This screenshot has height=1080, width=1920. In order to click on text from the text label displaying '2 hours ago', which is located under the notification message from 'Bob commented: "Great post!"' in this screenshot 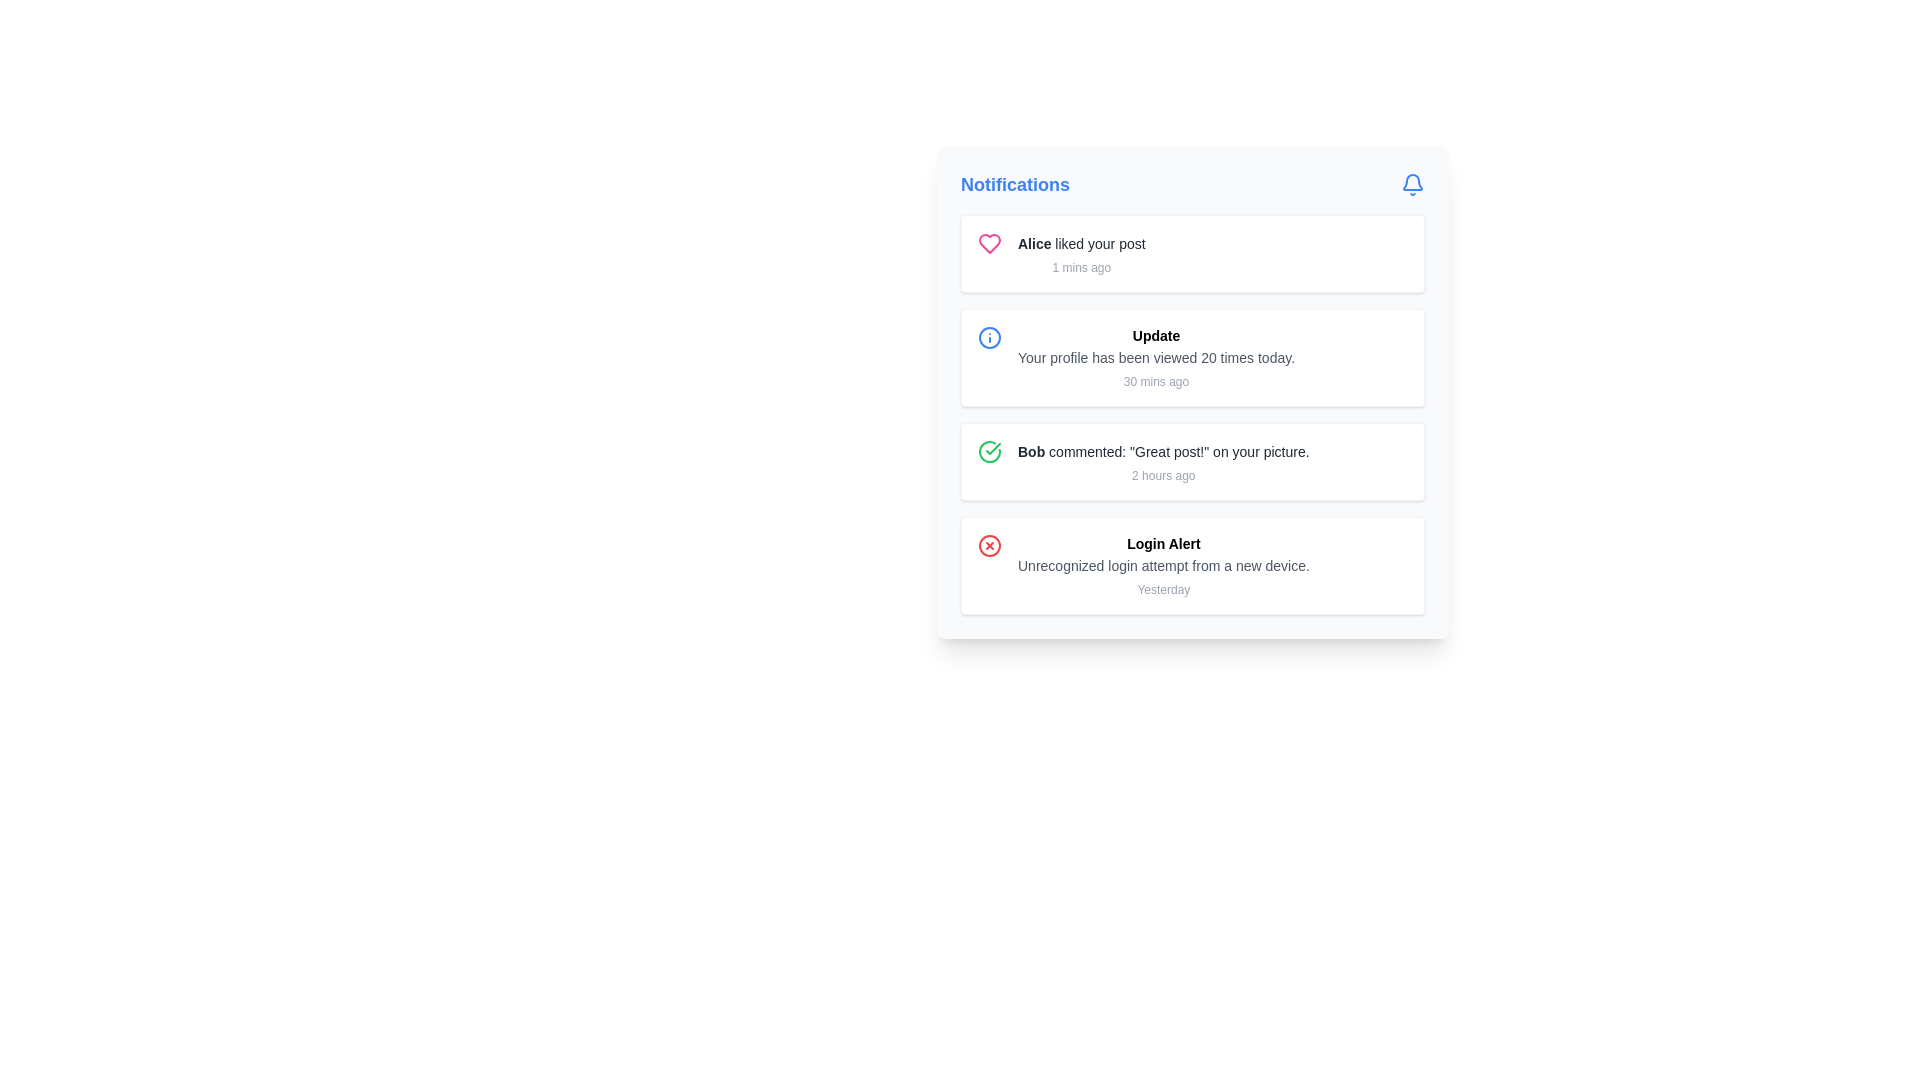, I will do `click(1163, 475)`.